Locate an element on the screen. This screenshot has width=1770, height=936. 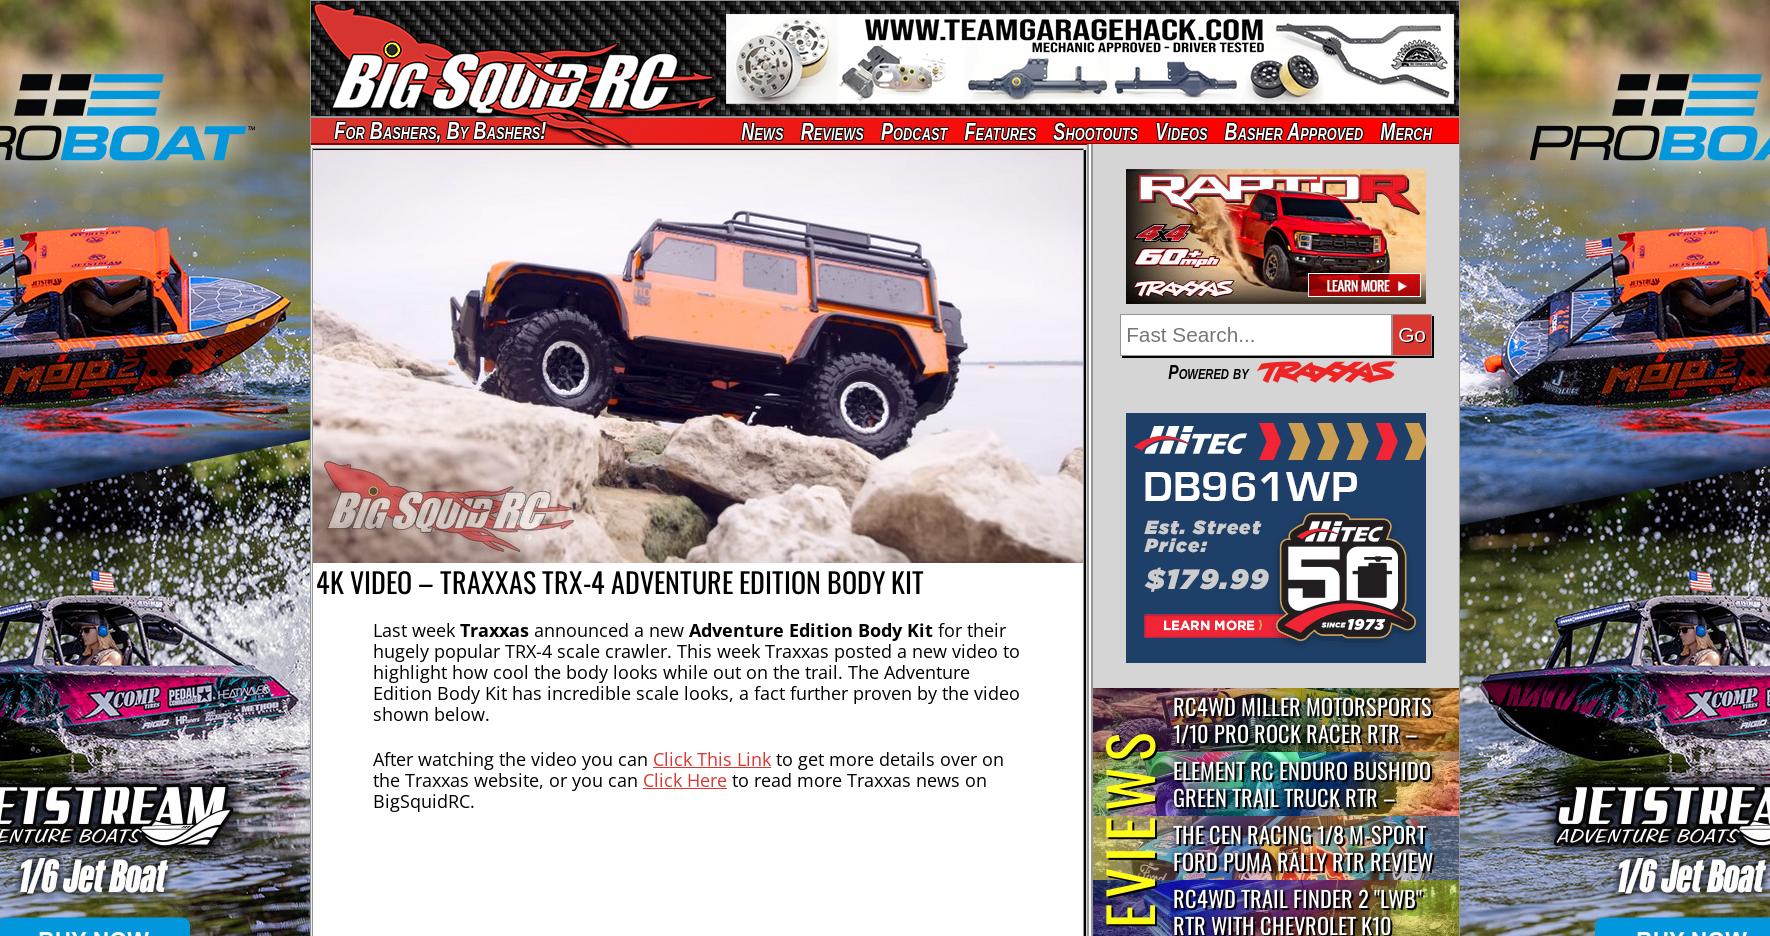
'Click Here' is located at coordinates (642, 779).